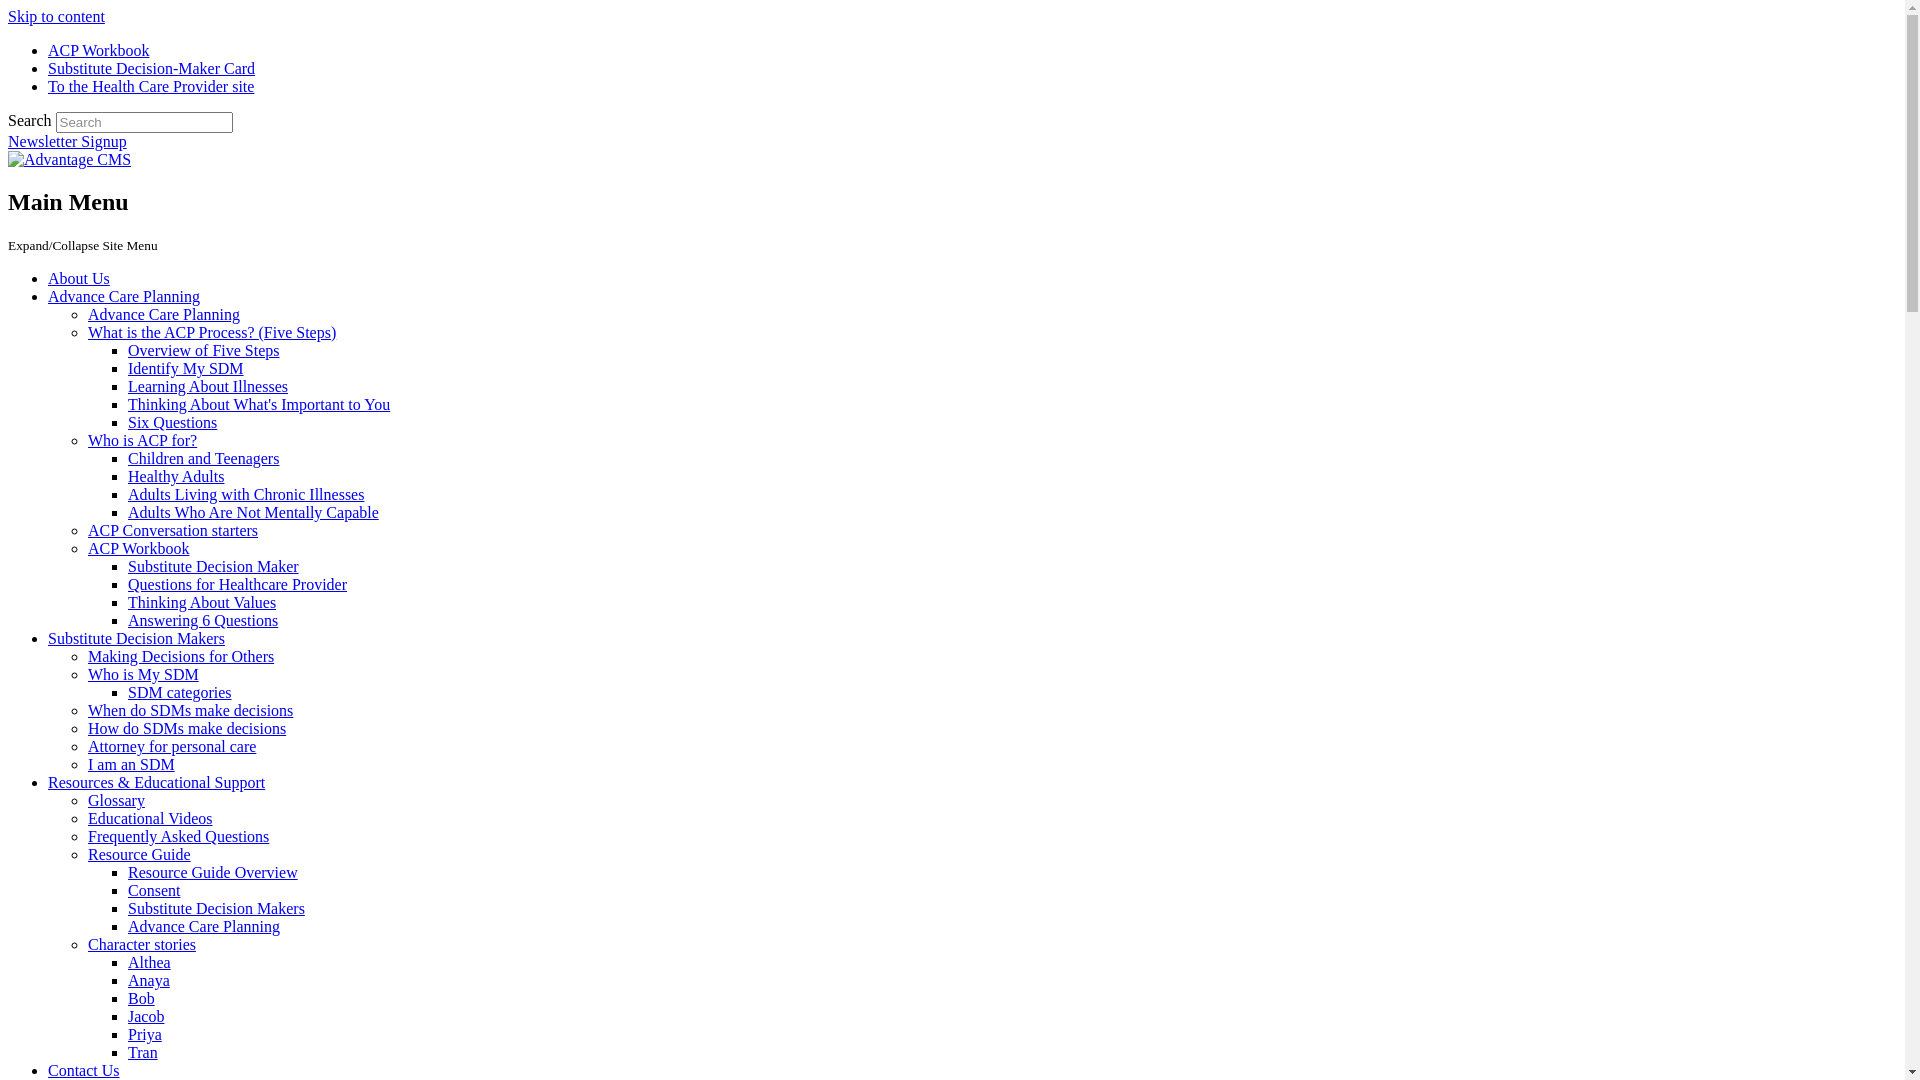 The height and width of the screenshot is (1080, 1920). What do you see at coordinates (86, 728) in the screenshot?
I see `'How do SDMs make decisions'` at bounding box center [86, 728].